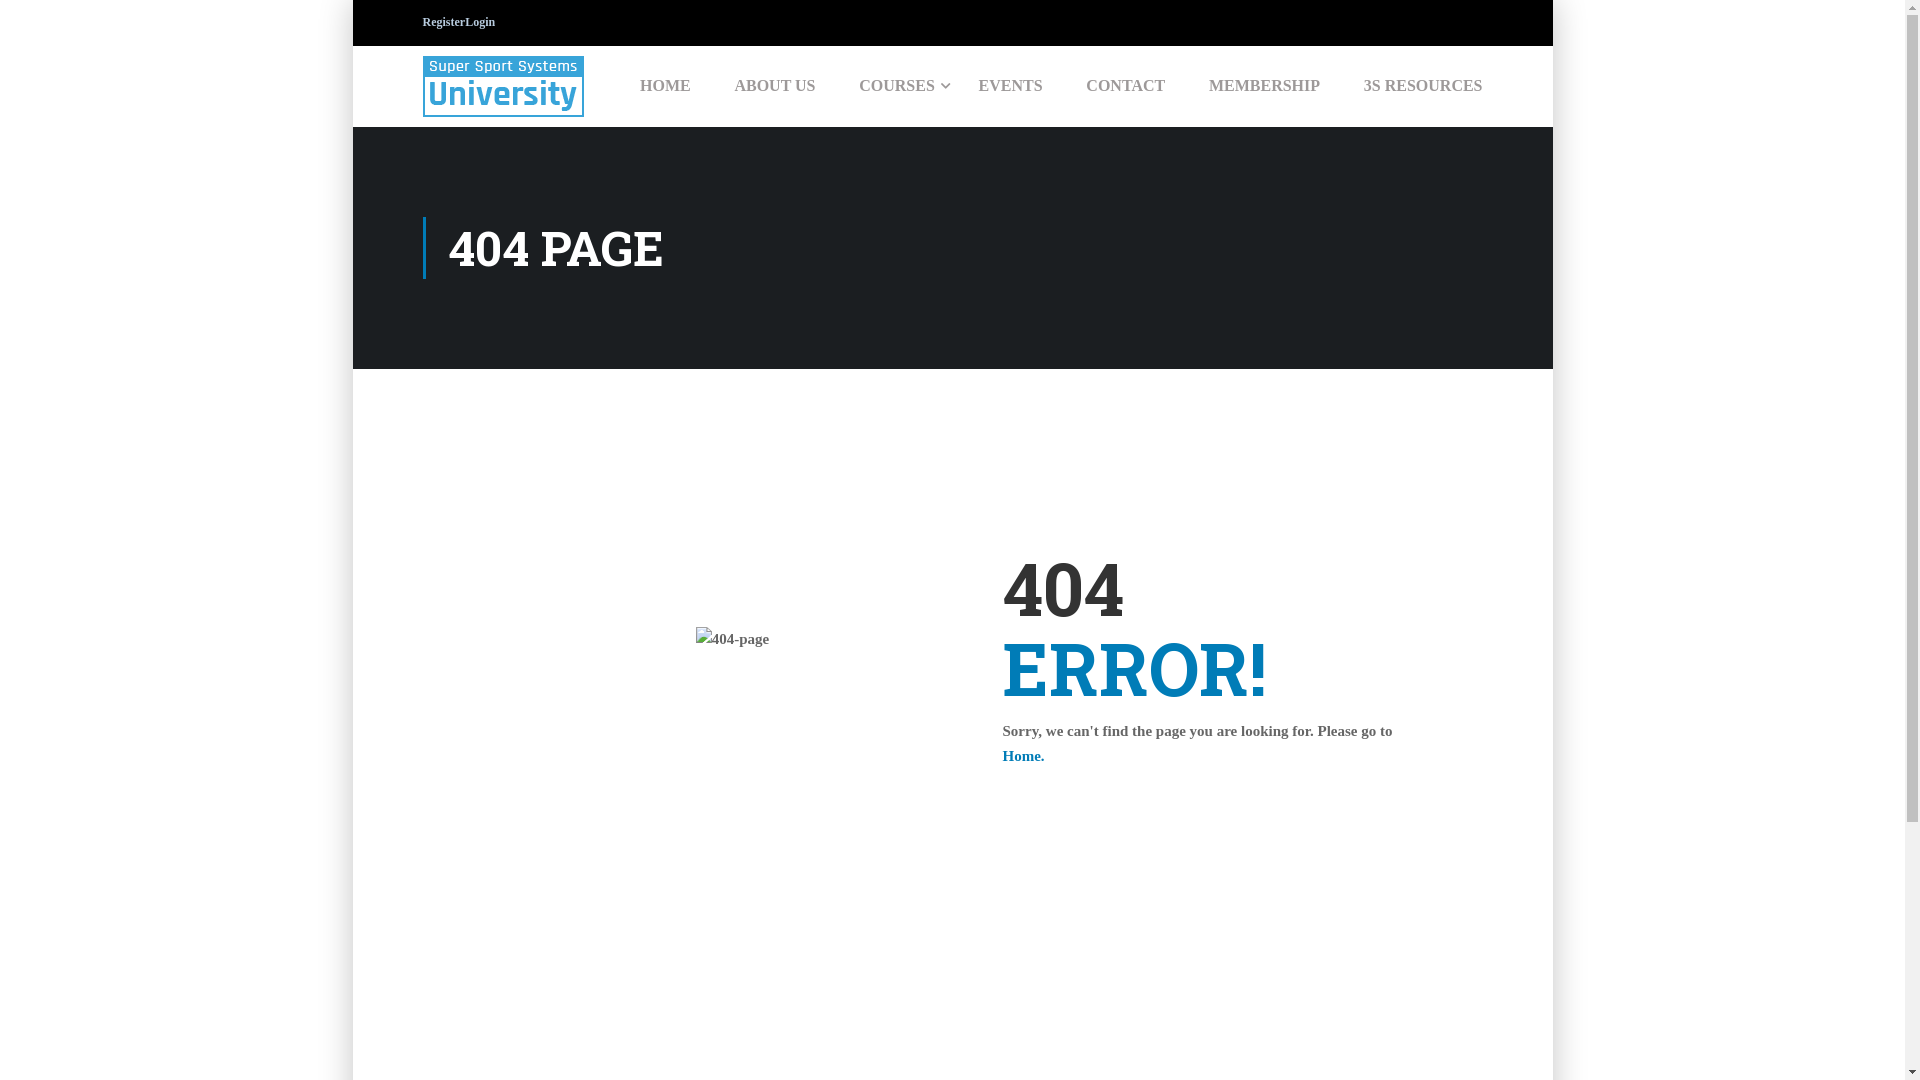 The width and height of the screenshot is (1920, 1080). What do you see at coordinates (442, 22) in the screenshot?
I see `'Register'` at bounding box center [442, 22].